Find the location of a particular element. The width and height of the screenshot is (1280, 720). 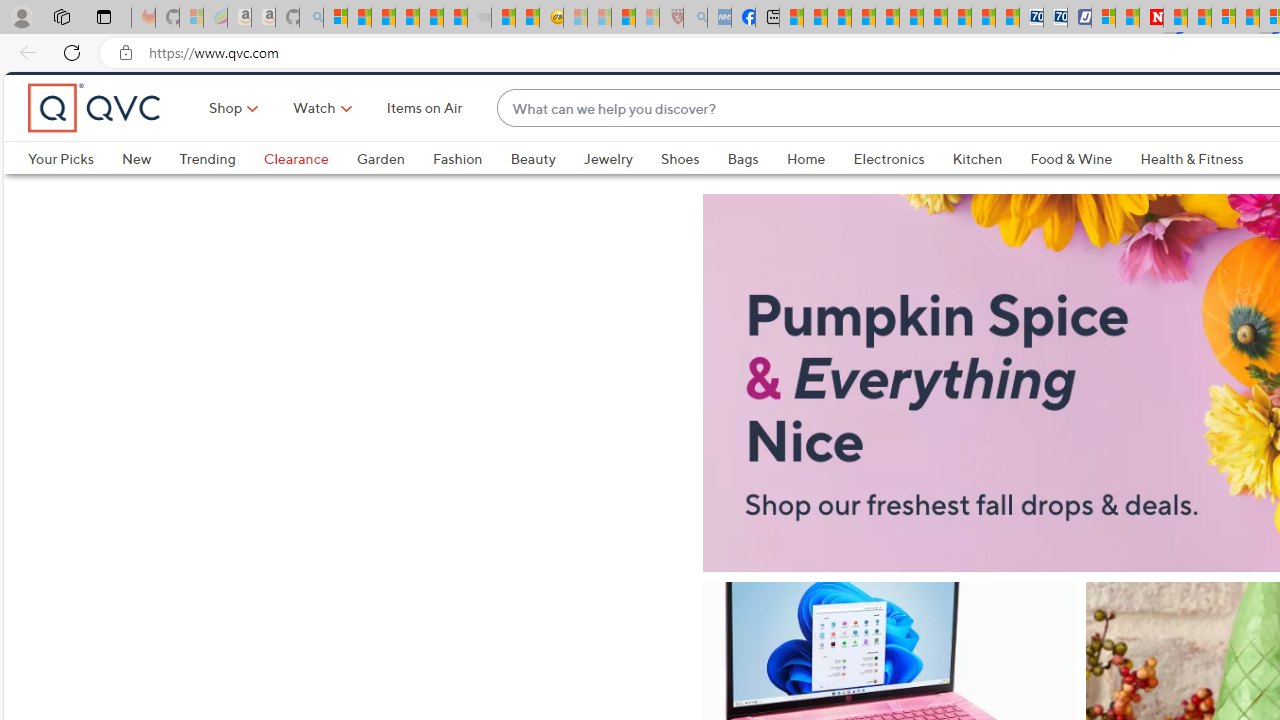

'Your Picks' is located at coordinates (74, 192).